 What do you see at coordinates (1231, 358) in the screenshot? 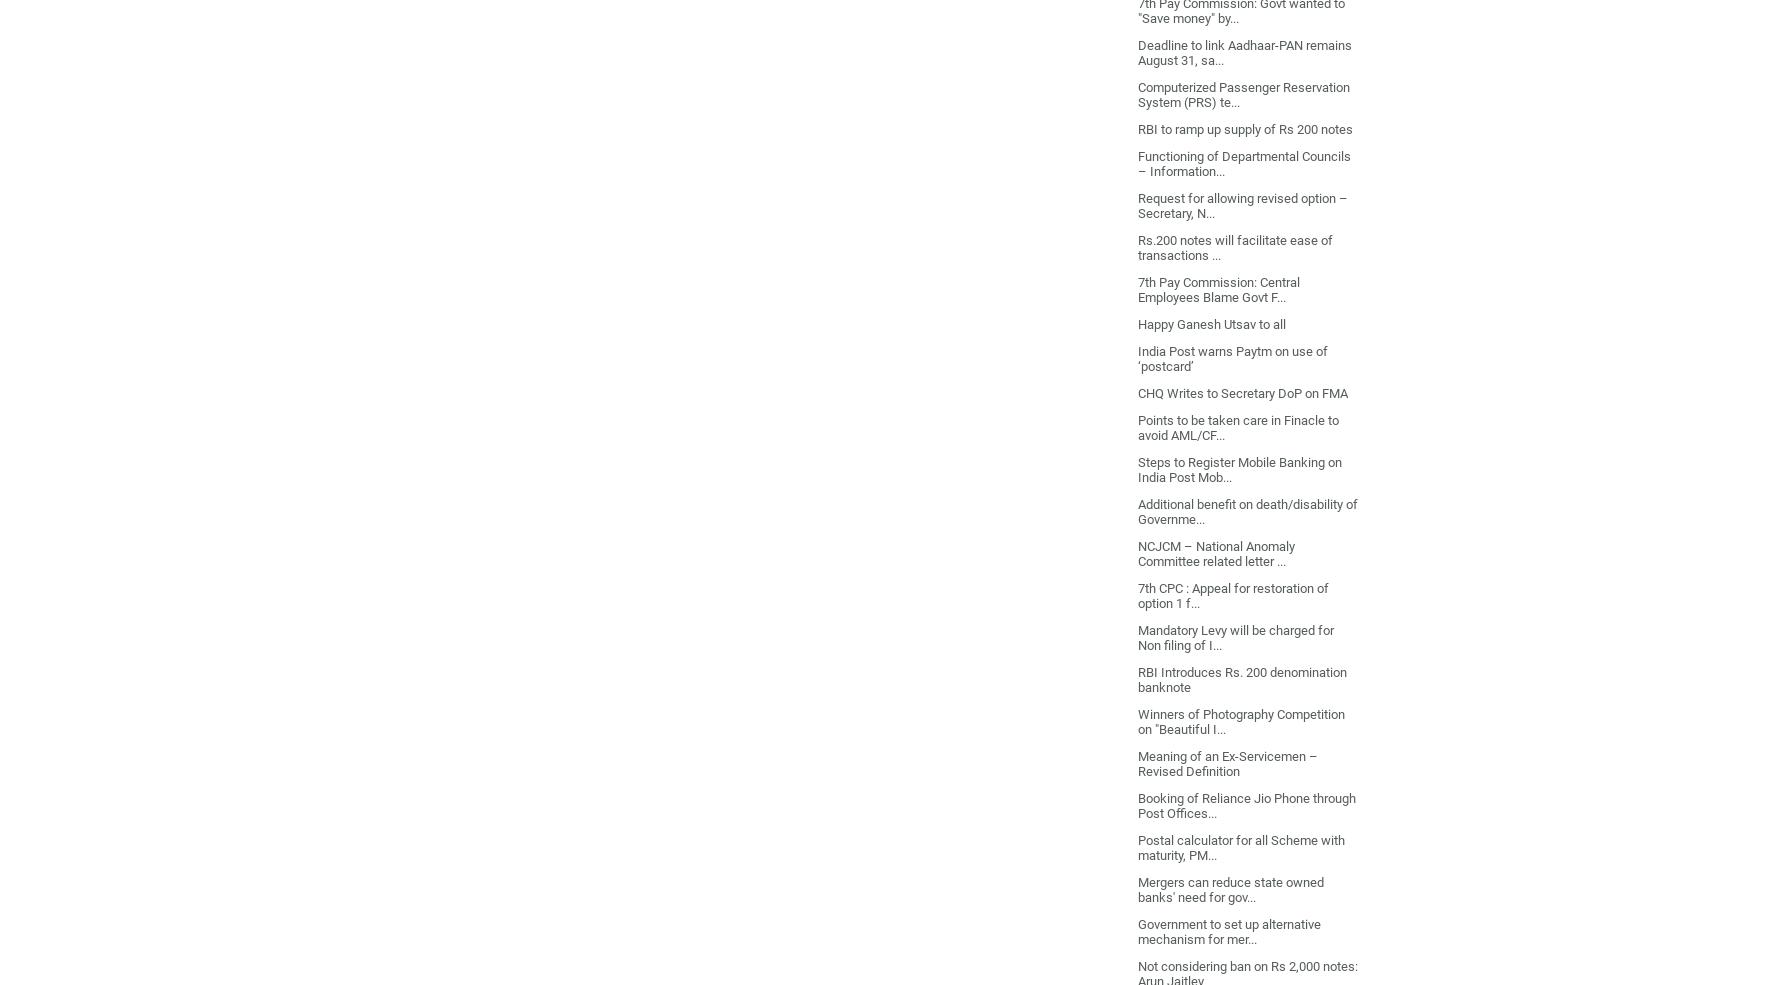
I see `'India Post warns Paytm on use of ‘postcard’'` at bounding box center [1231, 358].